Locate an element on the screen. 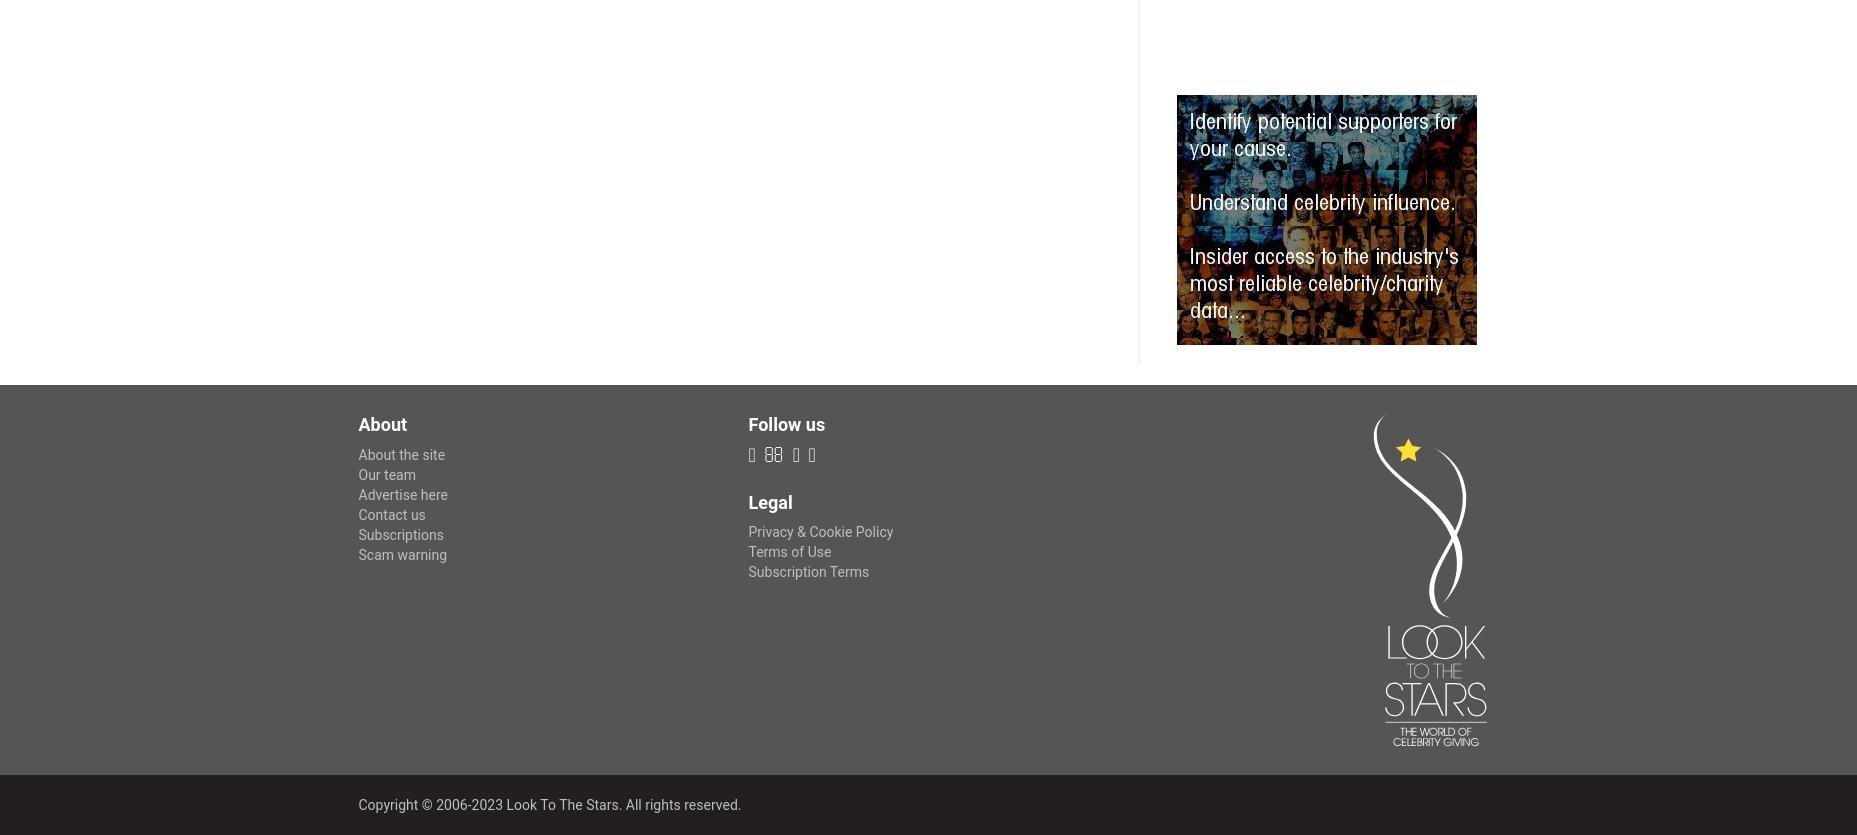 Image resolution: width=1857 pixels, height=835 pixels. 'Follow us' is located at coordinates (786, 422).